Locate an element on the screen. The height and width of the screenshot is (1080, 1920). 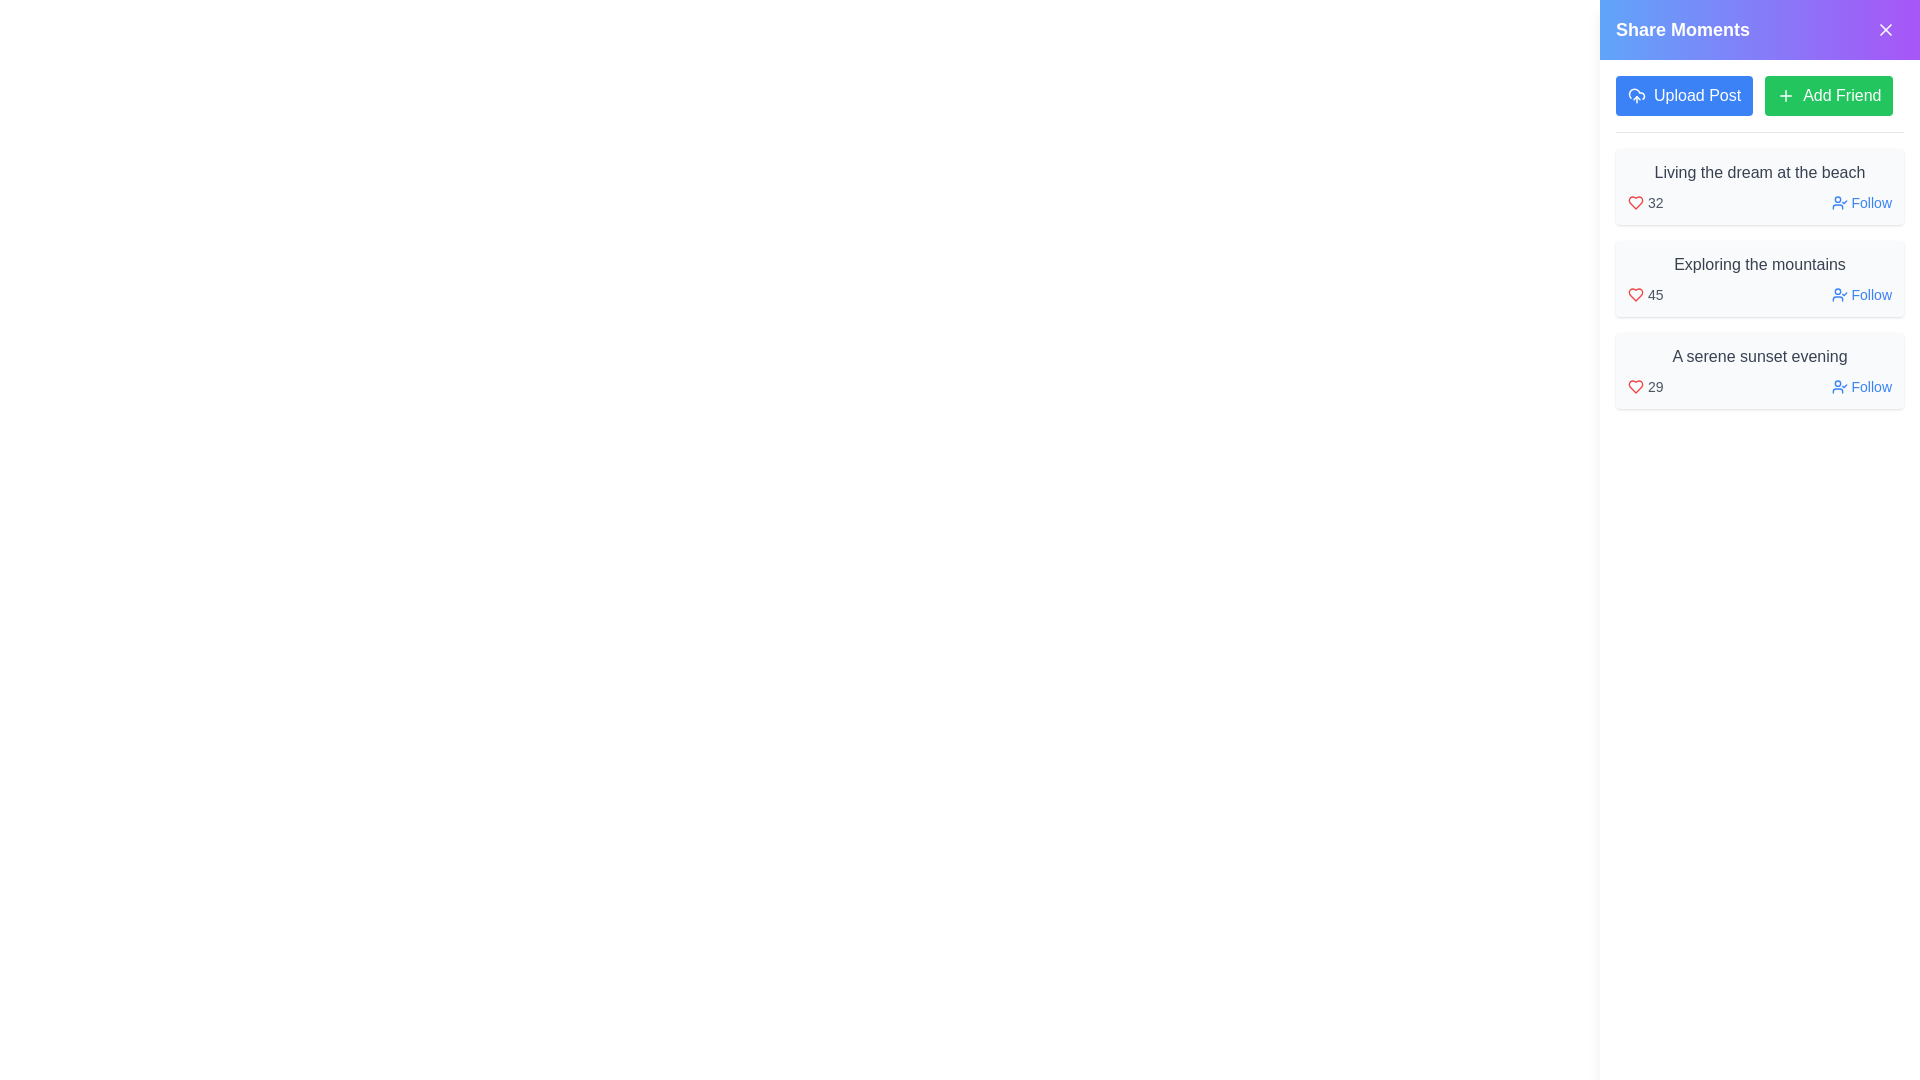
the static text element that displays the count of interactions for the 'Living the dream at the beach' post, located in the right-hand column under 'Share Moments', next to the red heart icon is located at coordinates (1655, 203).